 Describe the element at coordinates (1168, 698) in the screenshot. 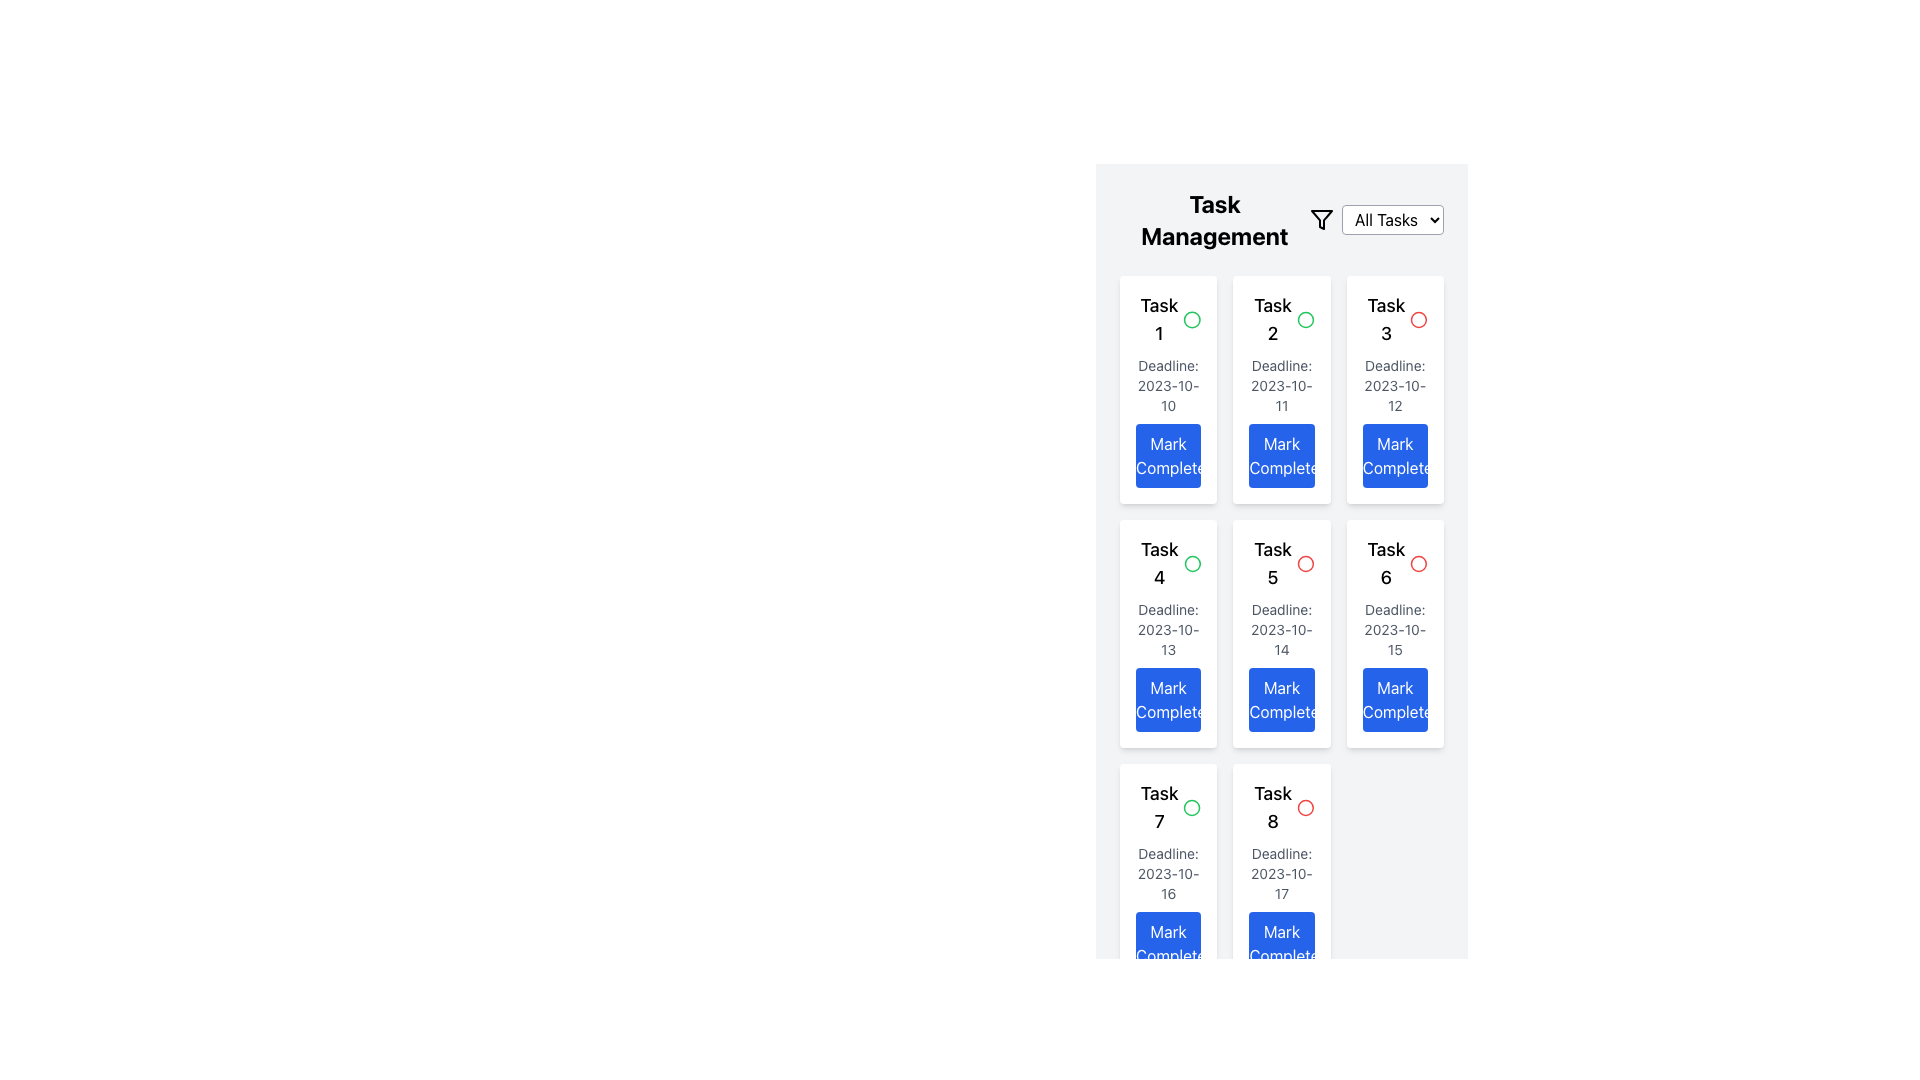

I see `the button at the bottom center of the 'Task 4' card to mark the task as completed` at that location.